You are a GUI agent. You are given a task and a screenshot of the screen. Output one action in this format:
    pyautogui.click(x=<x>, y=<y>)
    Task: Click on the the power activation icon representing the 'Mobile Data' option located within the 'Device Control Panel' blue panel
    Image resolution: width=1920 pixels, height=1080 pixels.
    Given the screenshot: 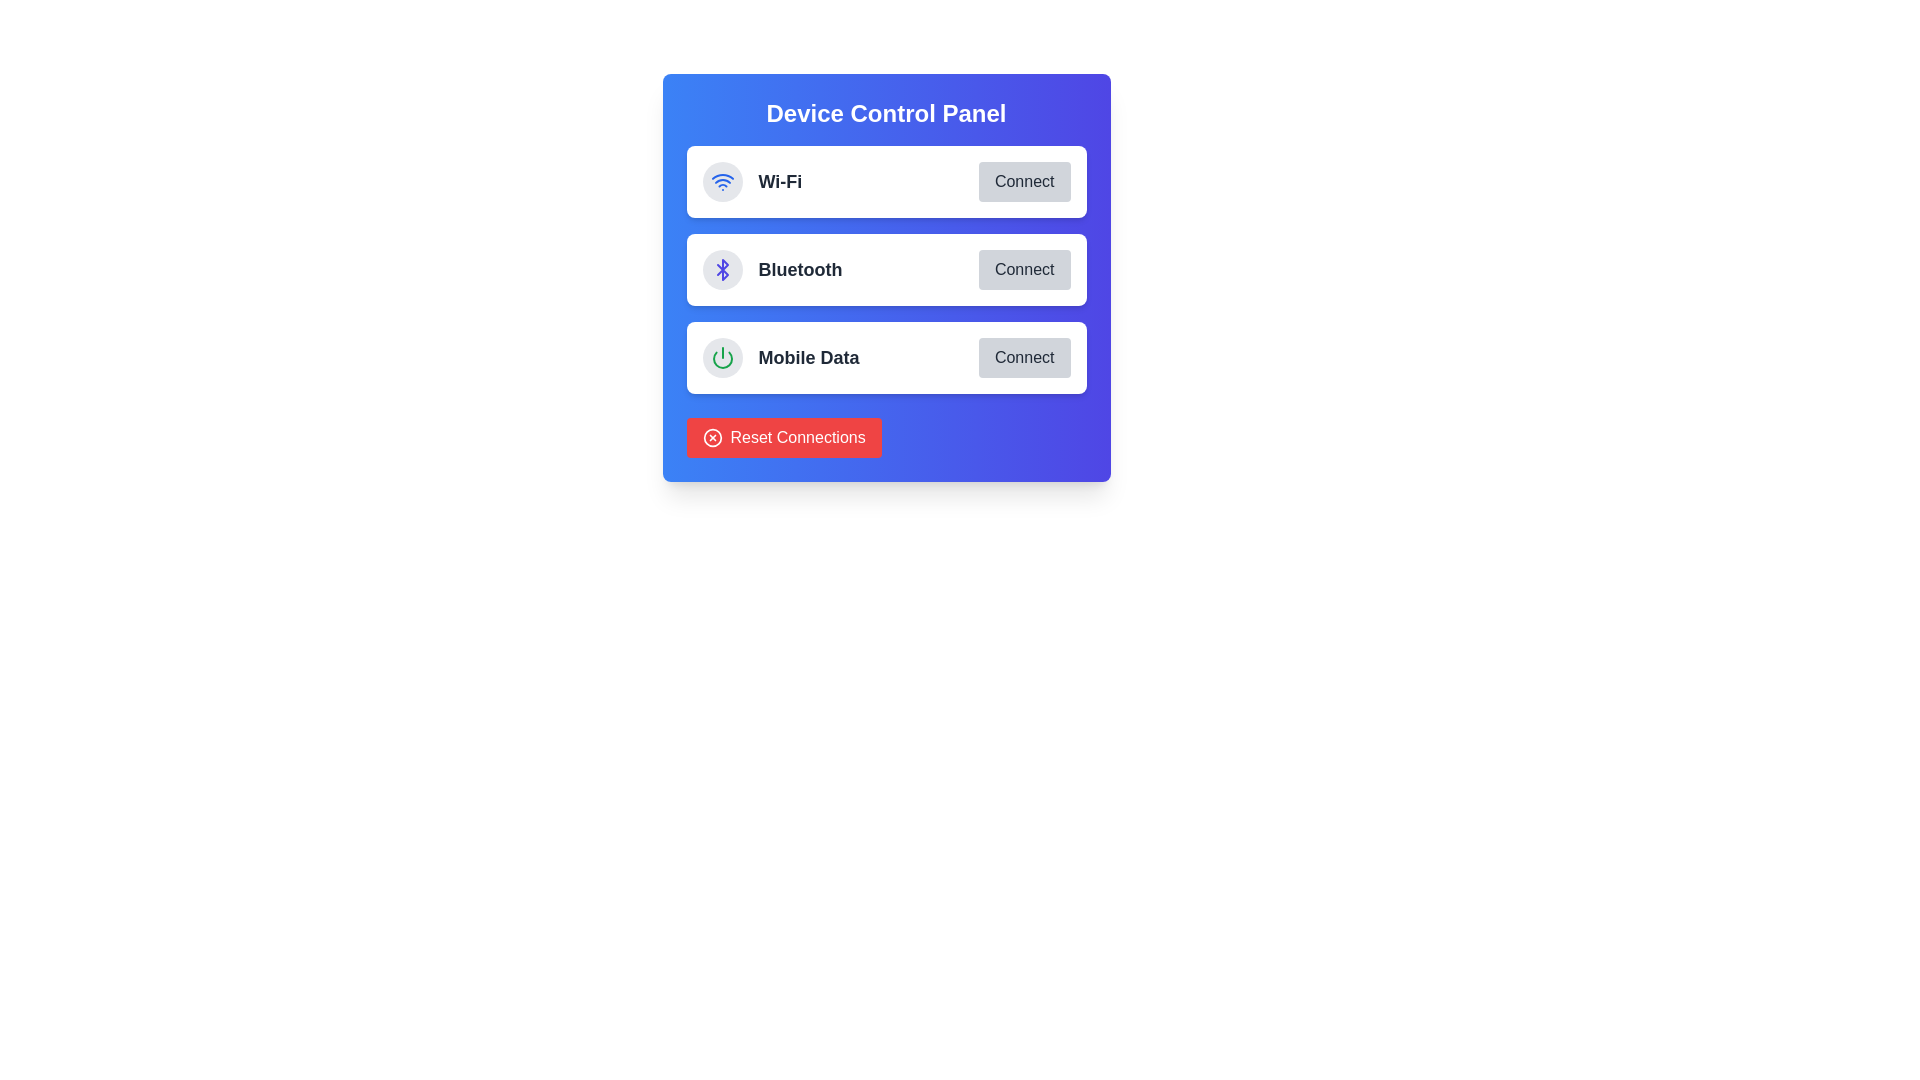 What is the action you would take?
    pyautogui.click(x=721, y=357)
    